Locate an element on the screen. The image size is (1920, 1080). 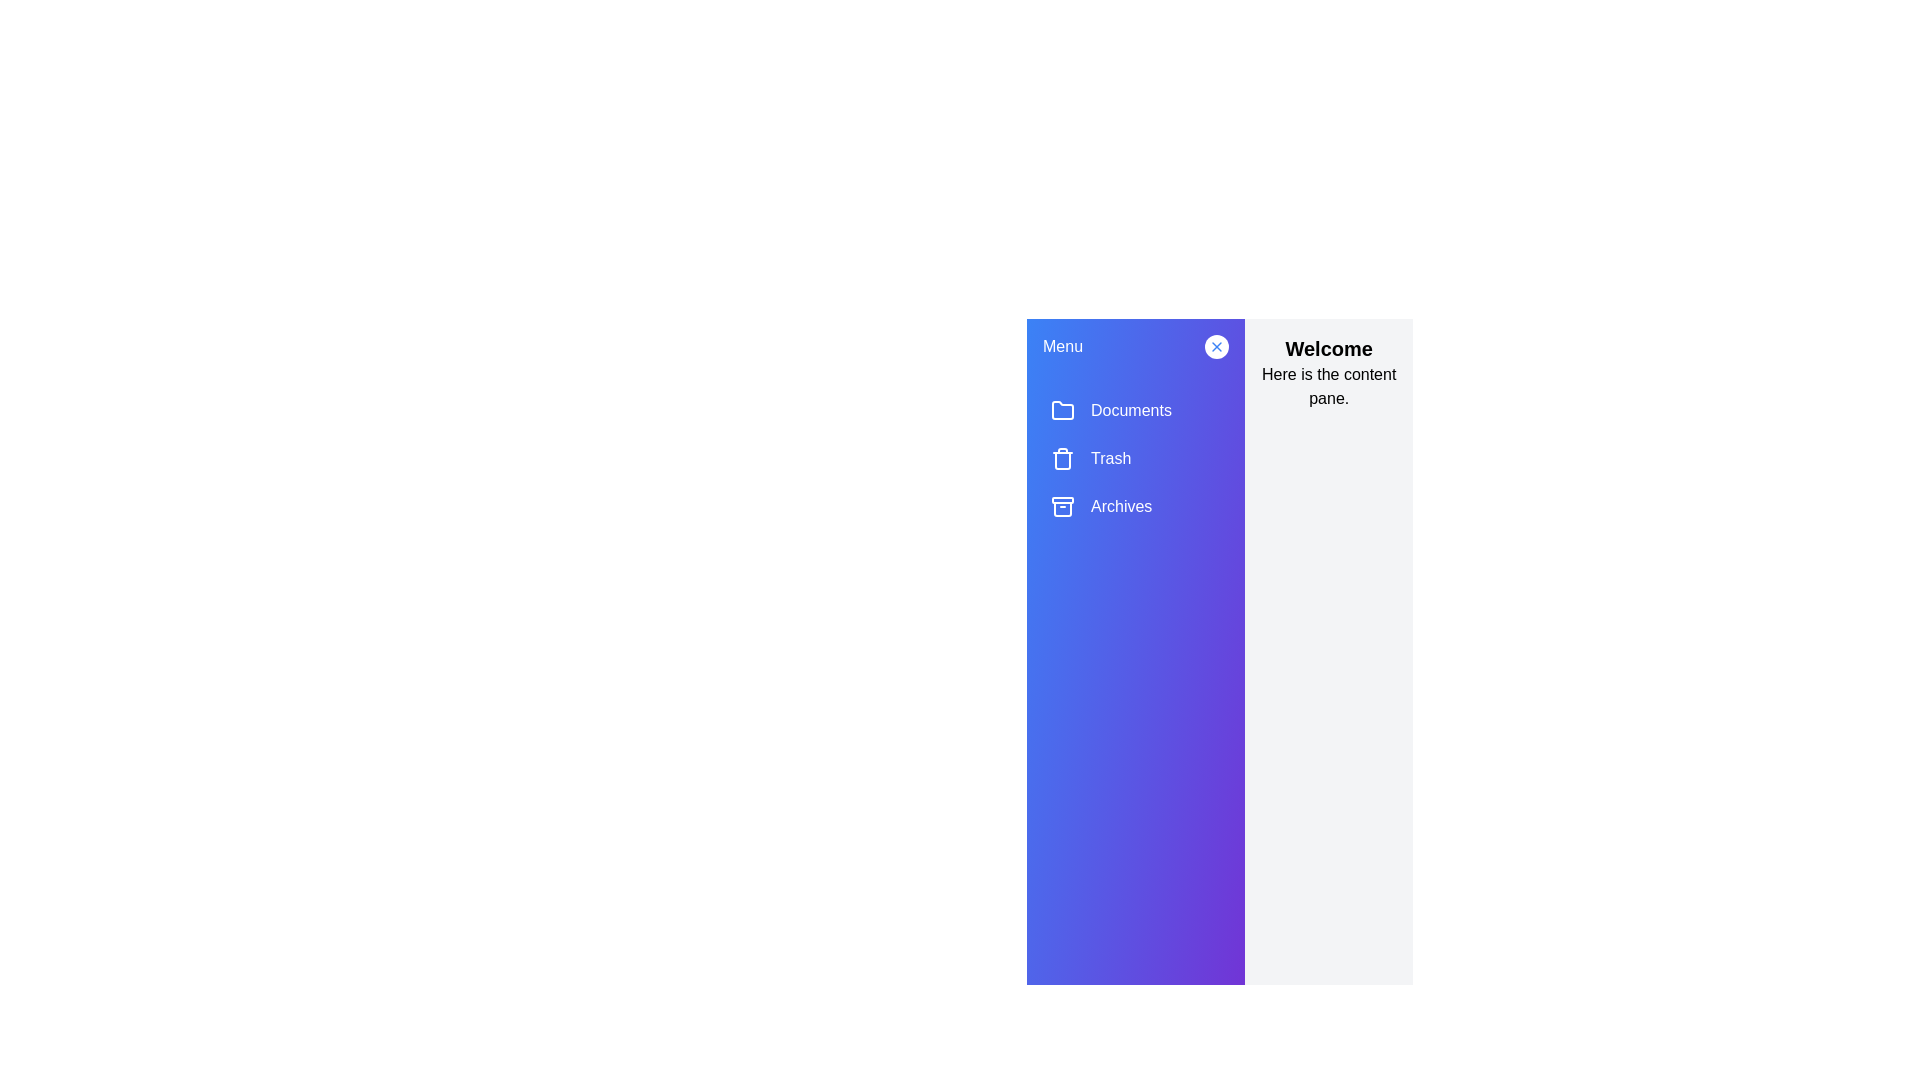
the toggle button to toggle the drawer open or closed is located at coordinates (1216, 346).